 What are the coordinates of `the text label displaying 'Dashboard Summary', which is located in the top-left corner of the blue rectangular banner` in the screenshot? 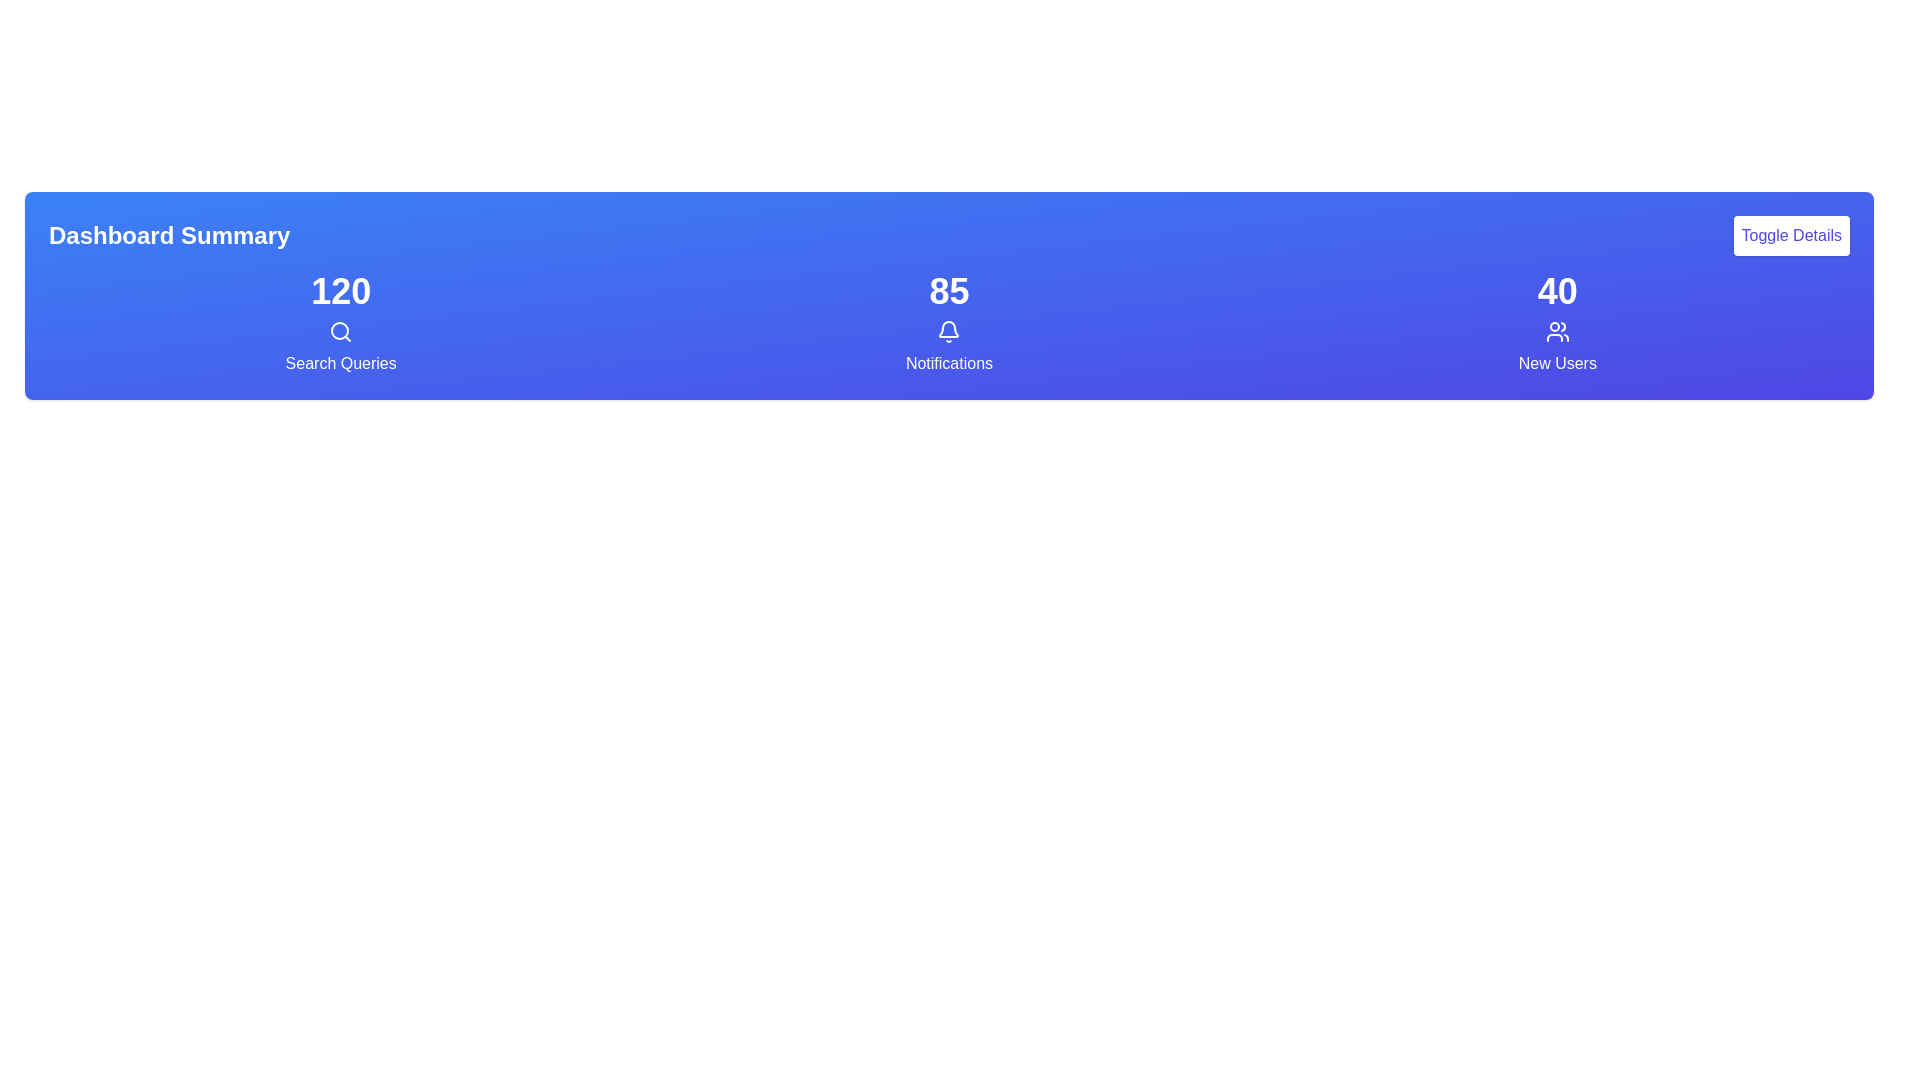 It's located at (169, 234).